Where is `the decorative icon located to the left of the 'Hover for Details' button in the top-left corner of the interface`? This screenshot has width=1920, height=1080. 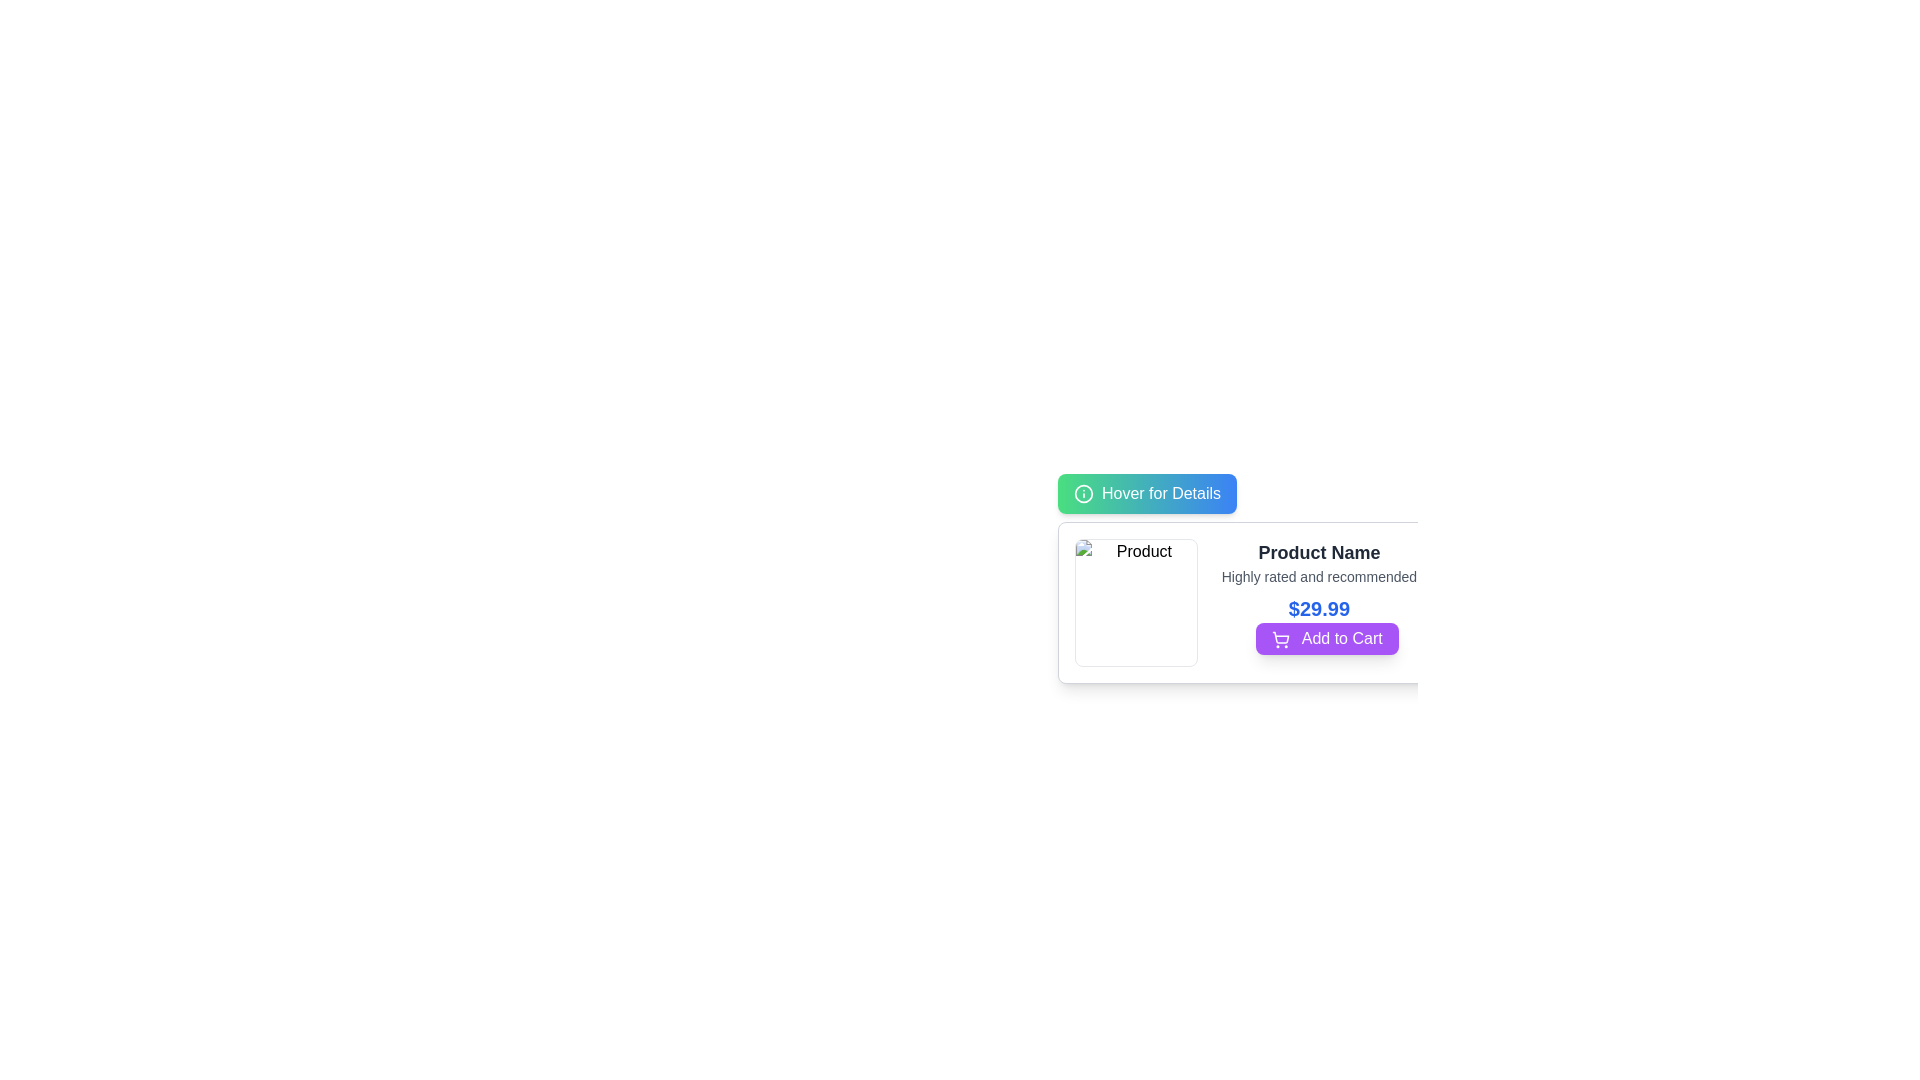
the decorative icon located to the left of the 'Hover for Details' button in the top-left corner of the interface is located at coordinates (1082, 493).